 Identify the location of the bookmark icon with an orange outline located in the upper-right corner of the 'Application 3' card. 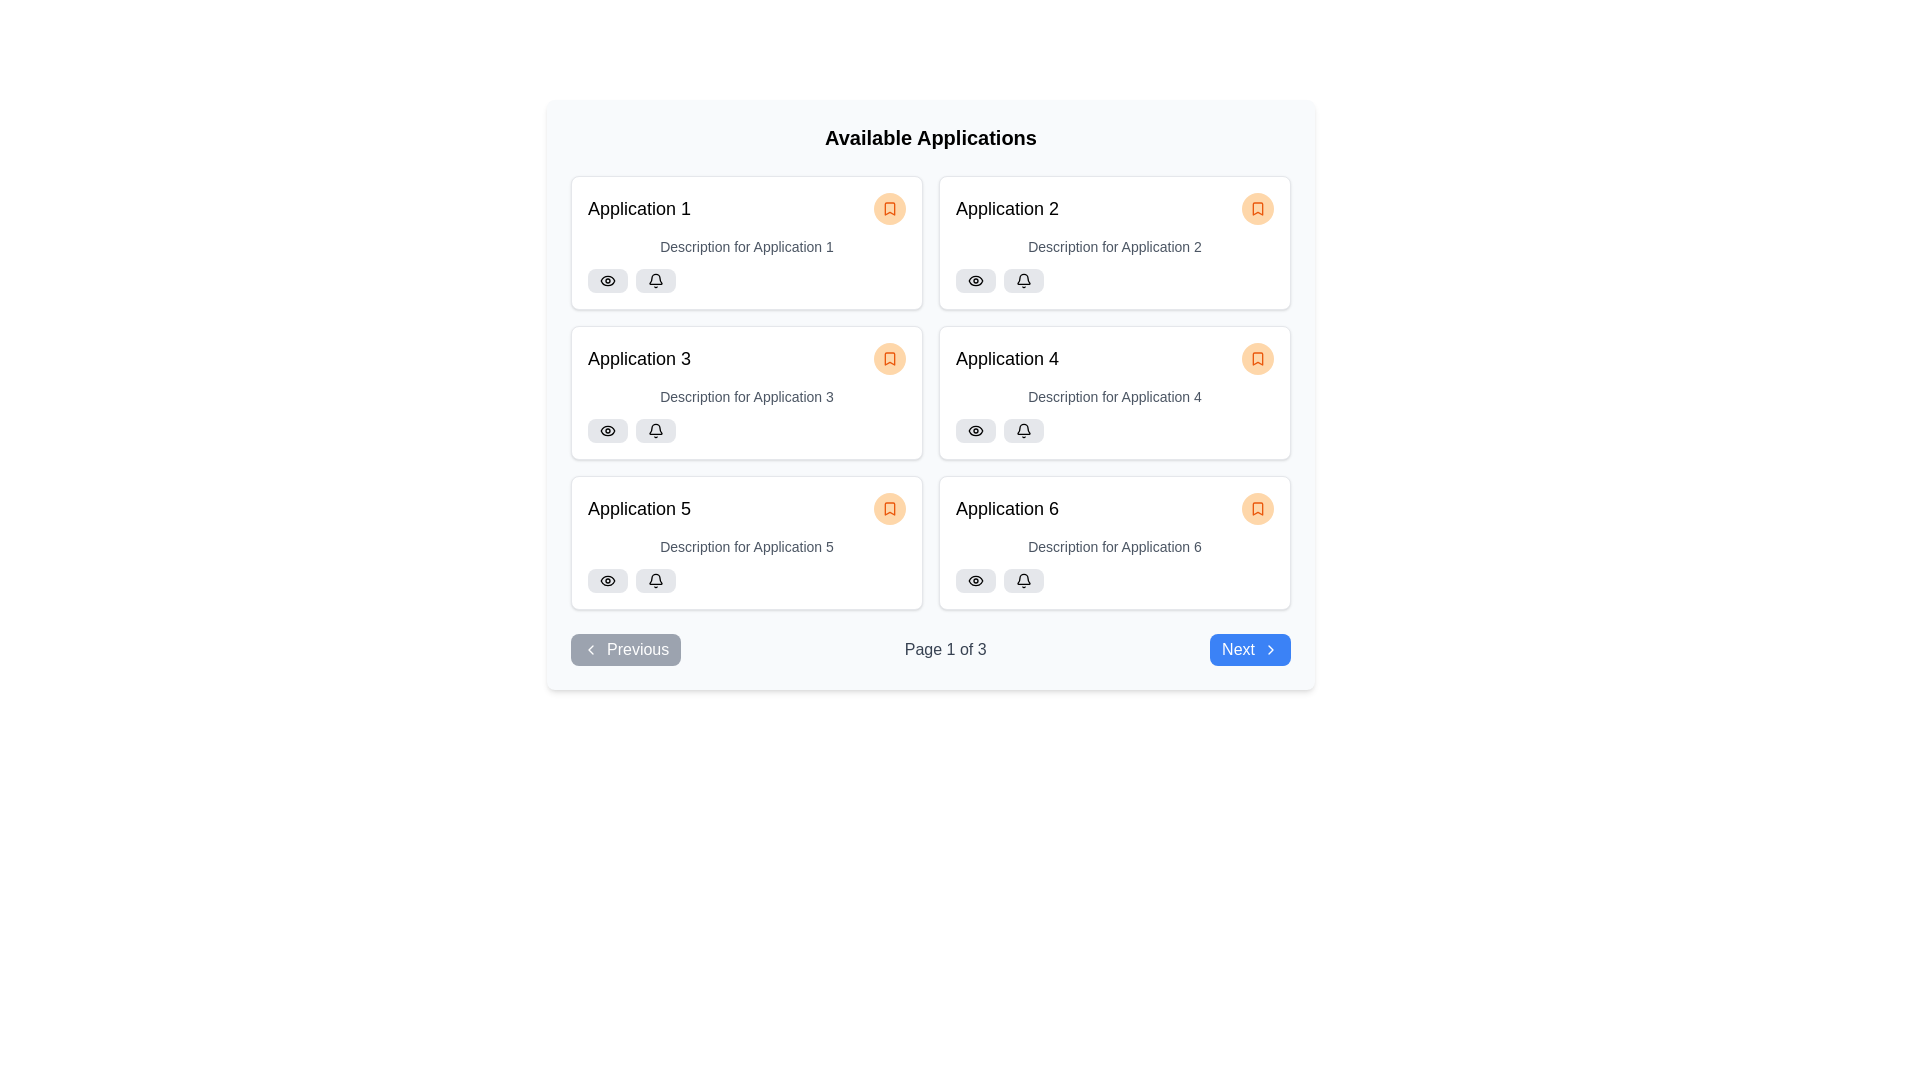
(888, 357).